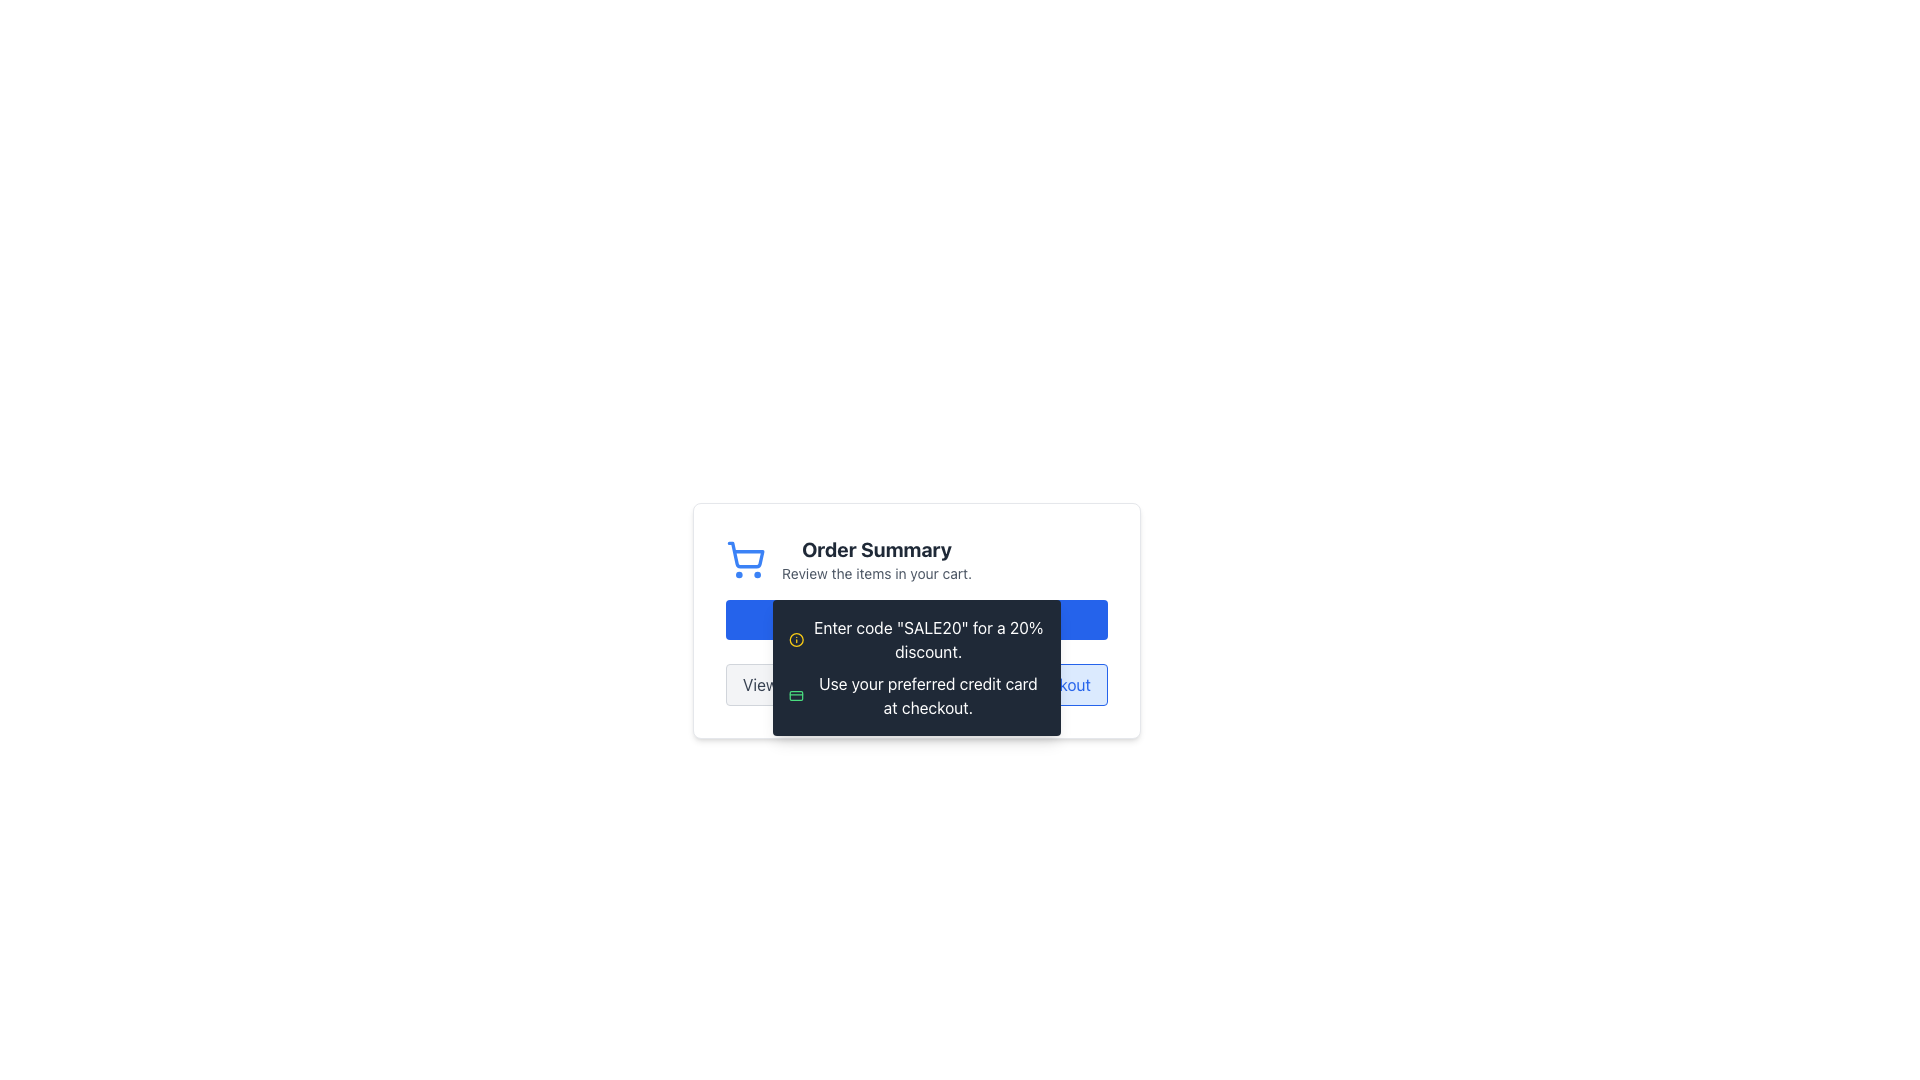 This screenshot has height=1080, width=1920. I want to click on the promotional message text with icon that informs users about a discount code, located in the first section of the notification box, so click(915, 640).